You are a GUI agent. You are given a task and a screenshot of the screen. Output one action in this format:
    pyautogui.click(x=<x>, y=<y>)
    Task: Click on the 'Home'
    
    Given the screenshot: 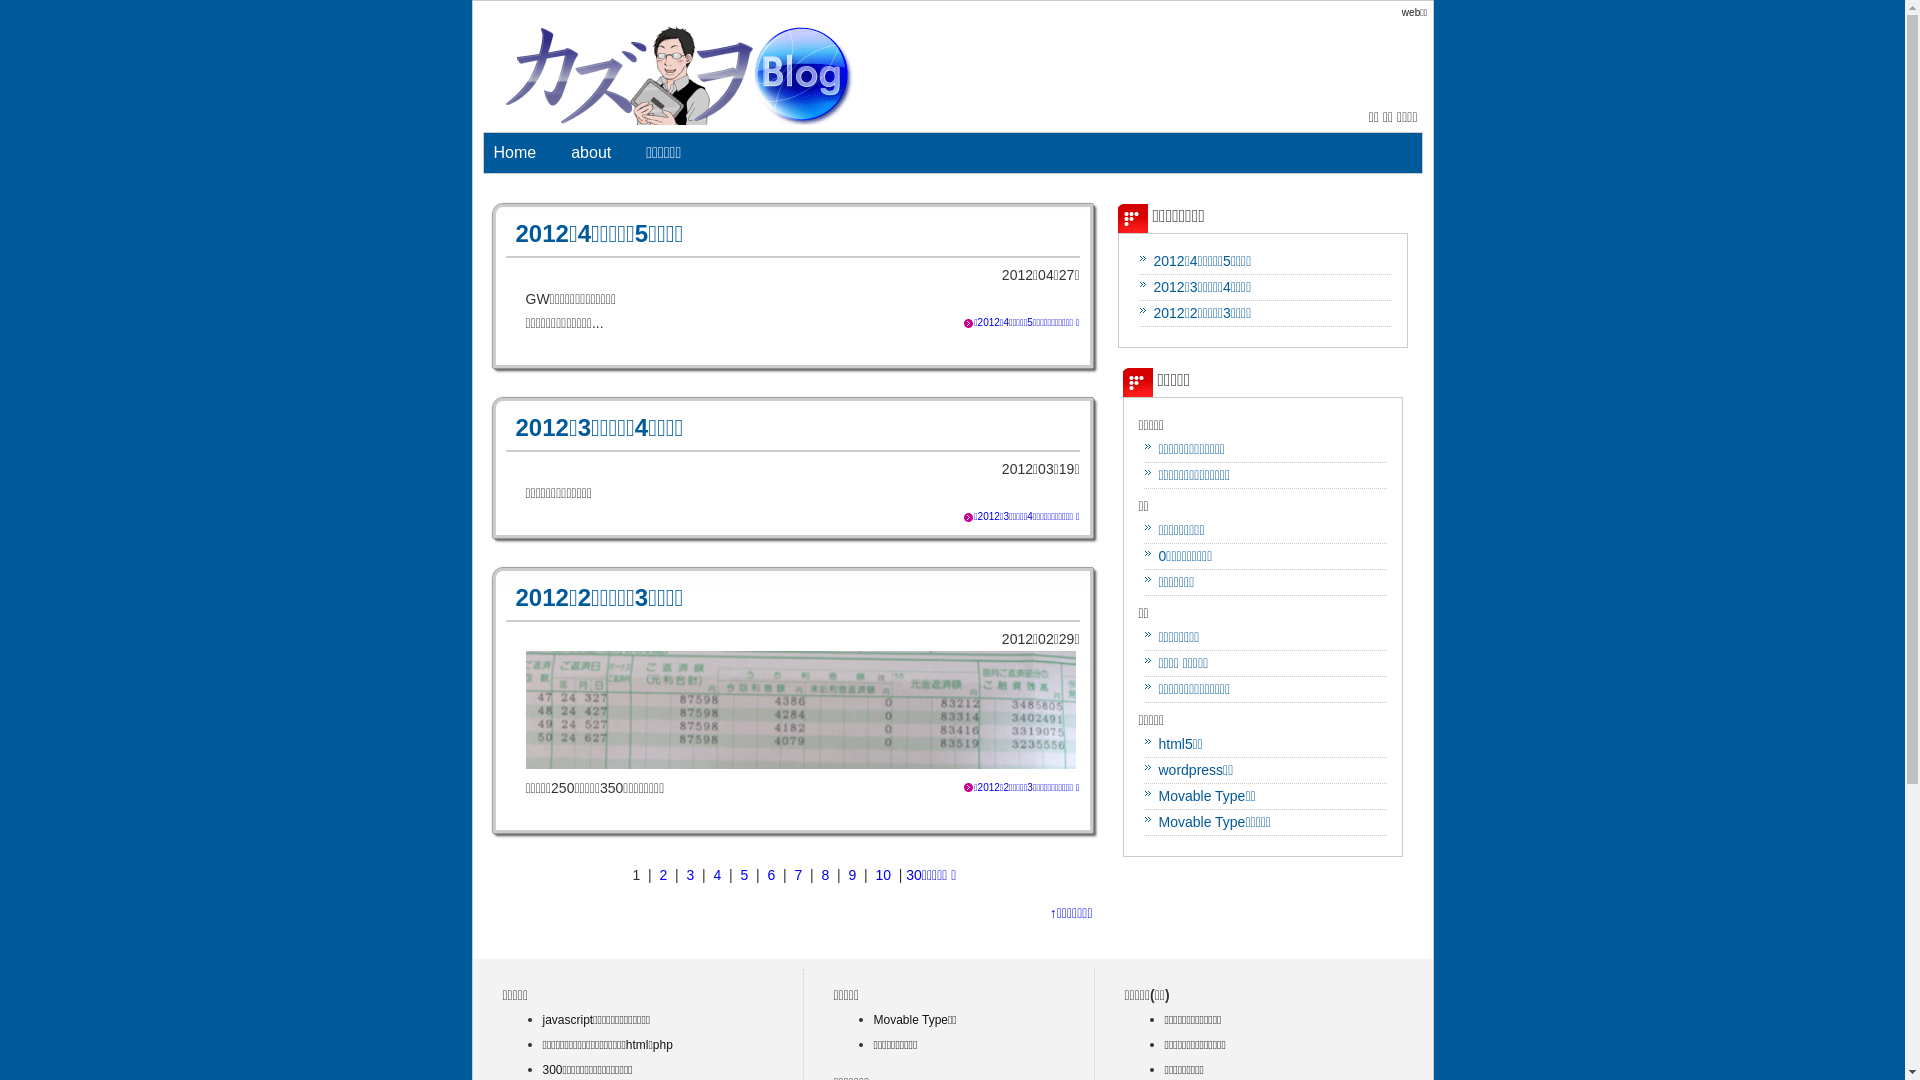 What is the action you would take?
    pyautogui.click(x=515, y=152)
    